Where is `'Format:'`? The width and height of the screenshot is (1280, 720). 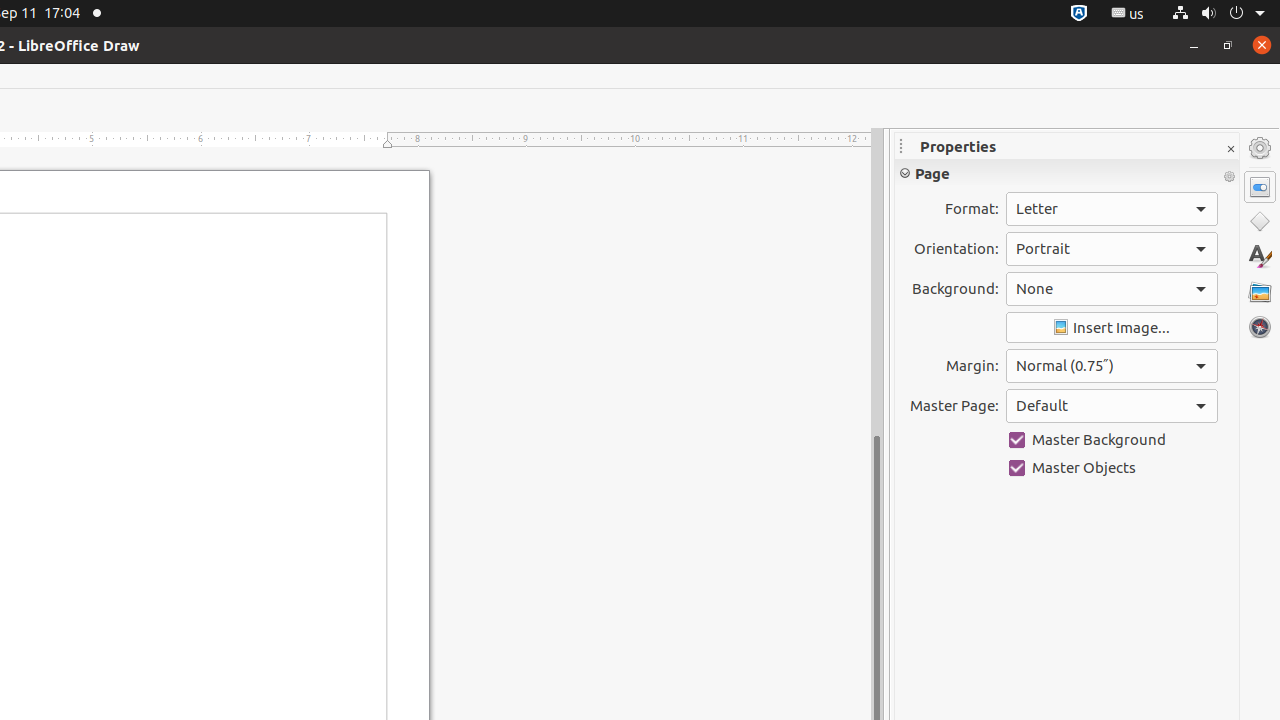 'Format:' is located at coordinates (1110, 209).